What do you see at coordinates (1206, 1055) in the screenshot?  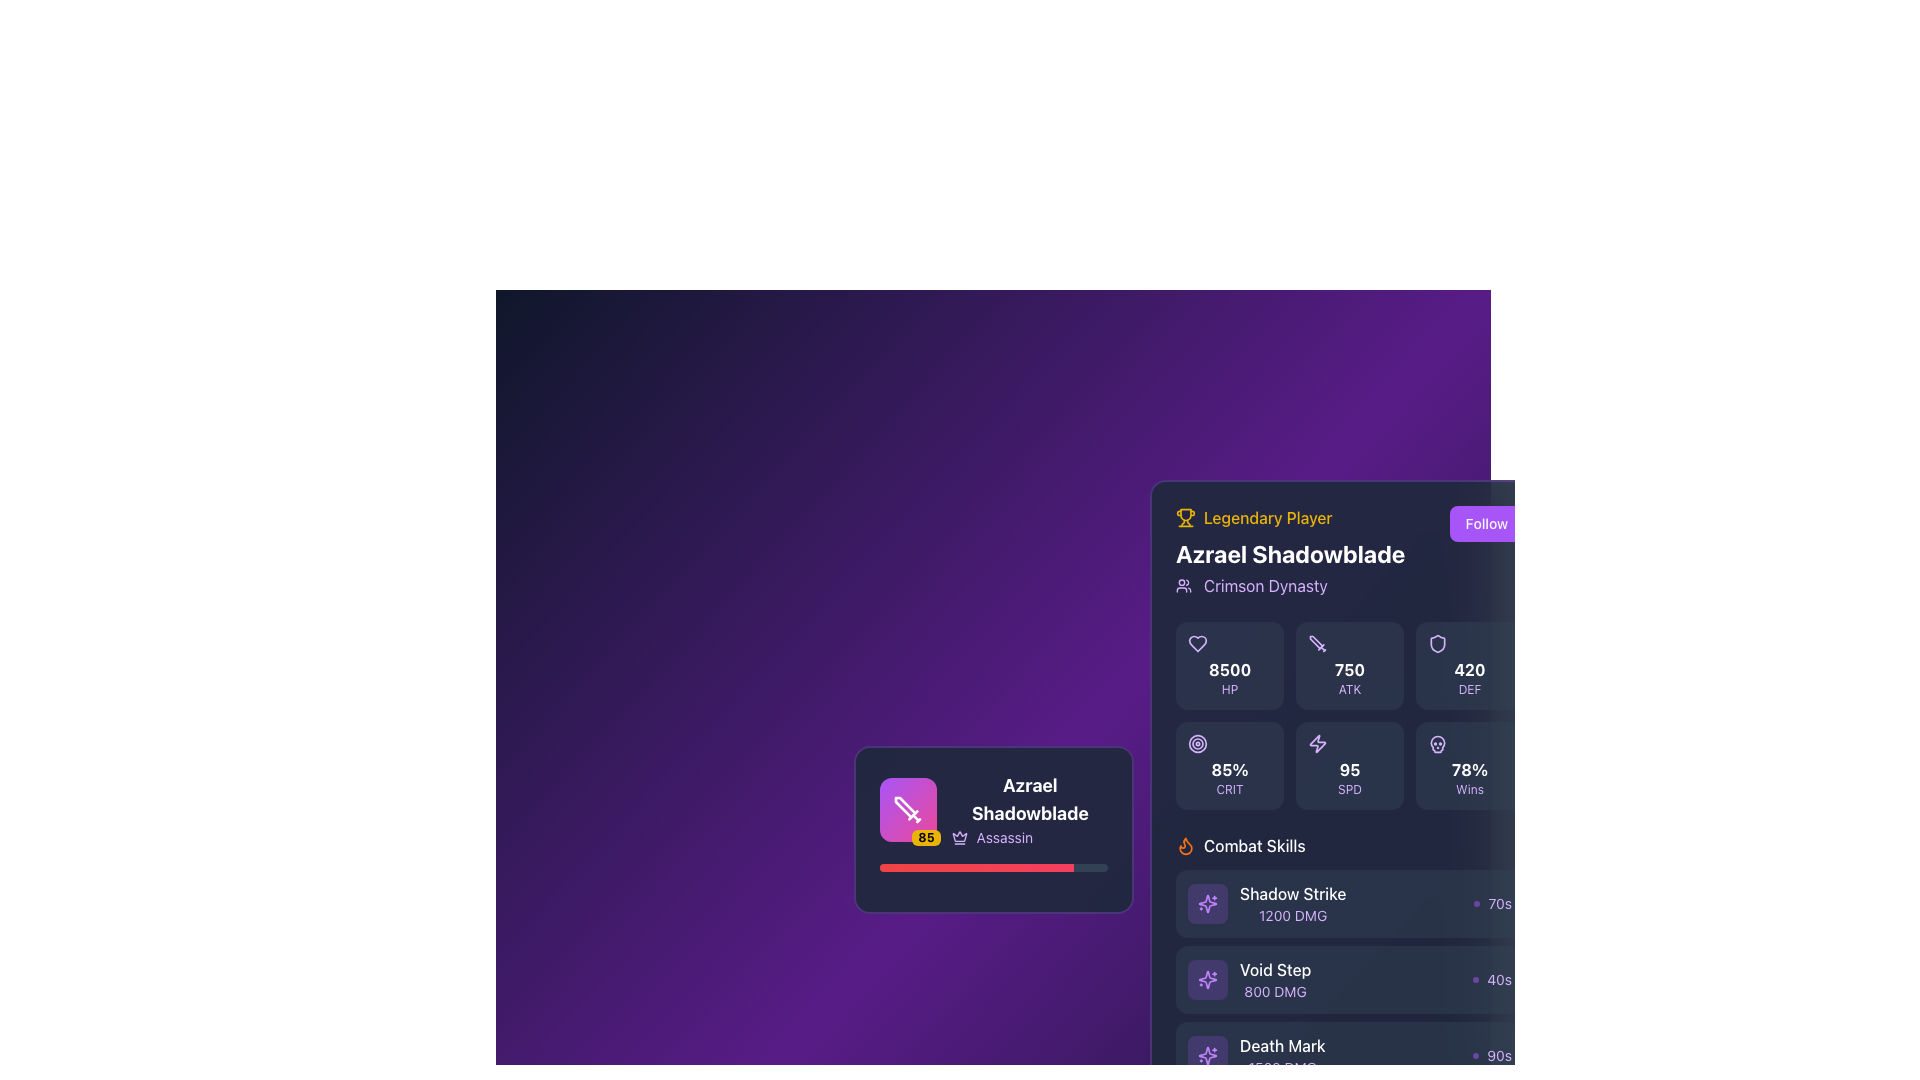 I see `the circular glyph icon with a purple background and star-like design, located within the 'Death Mark' combat skill entry, to the left of the '1500 DMG' and 'Death Mark' text` at bounding box center [1206, 1055].